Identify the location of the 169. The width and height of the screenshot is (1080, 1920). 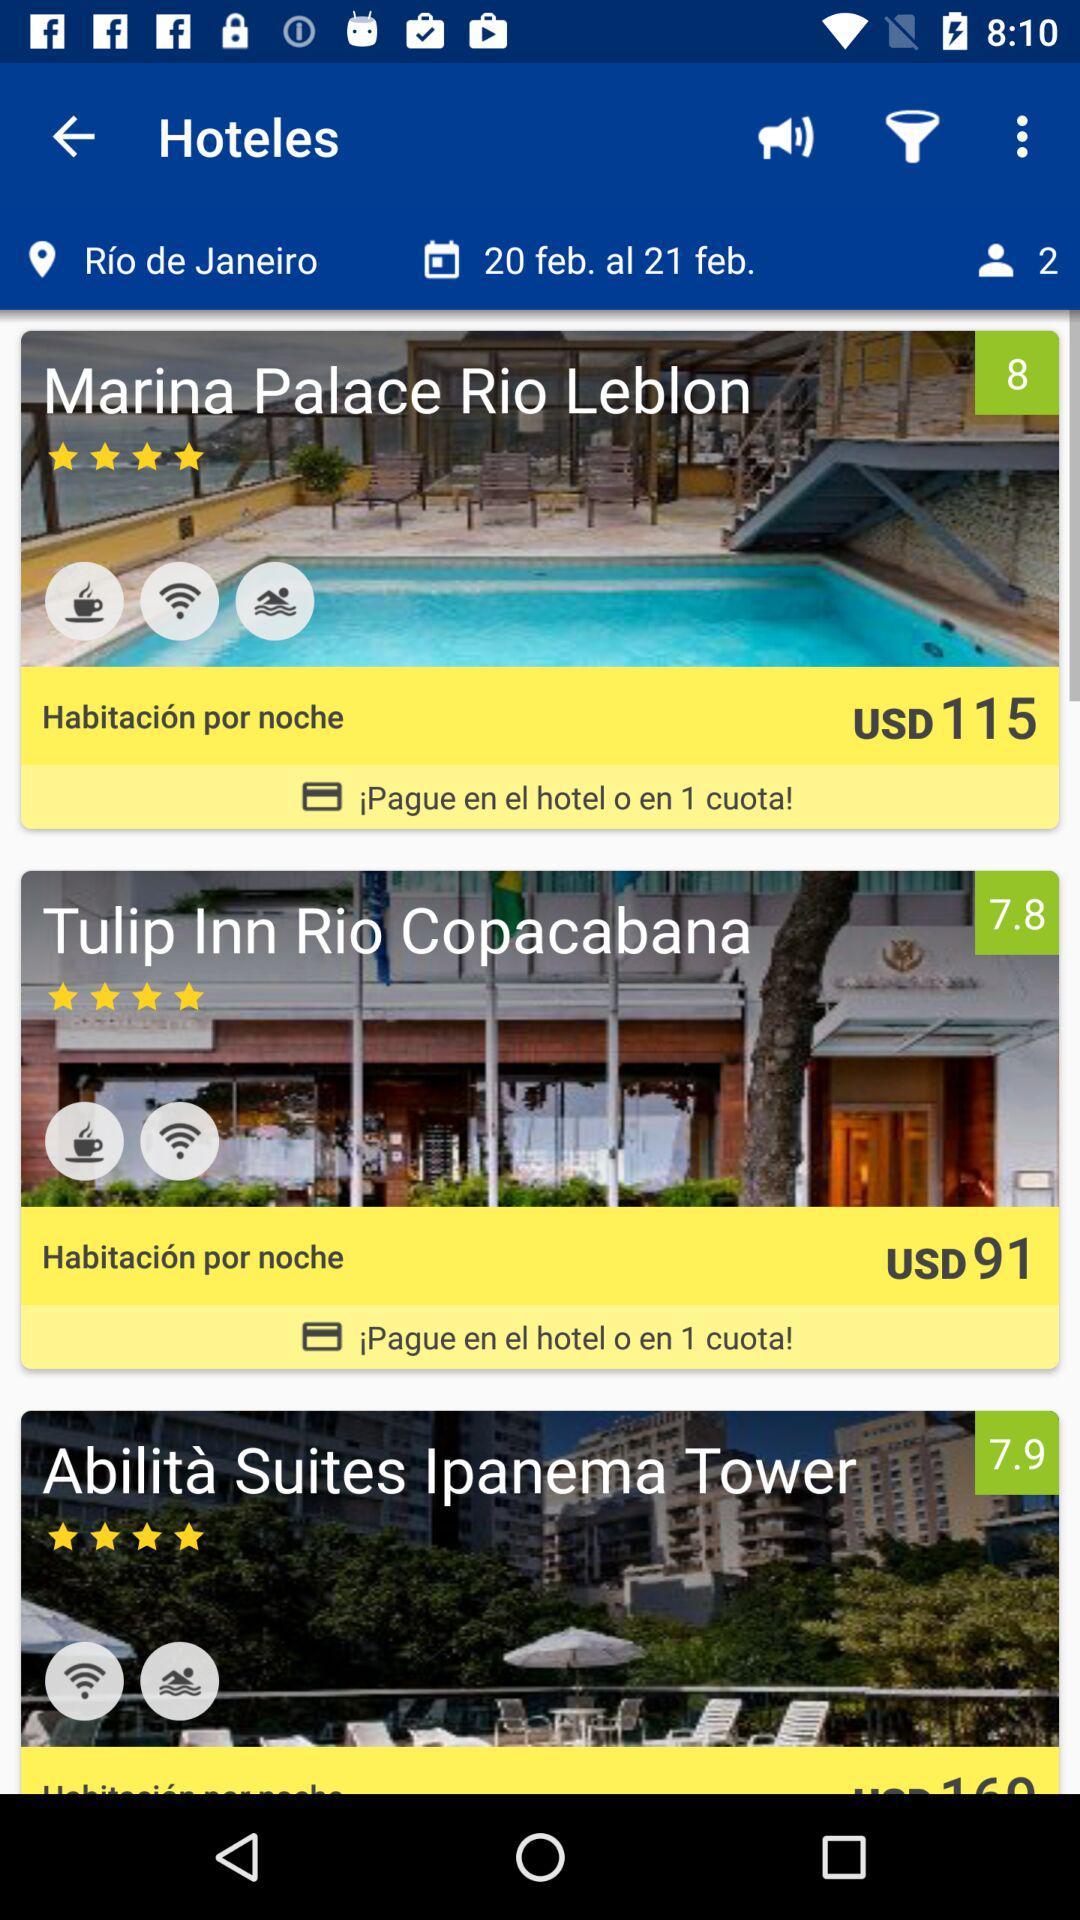
(987, 1775).